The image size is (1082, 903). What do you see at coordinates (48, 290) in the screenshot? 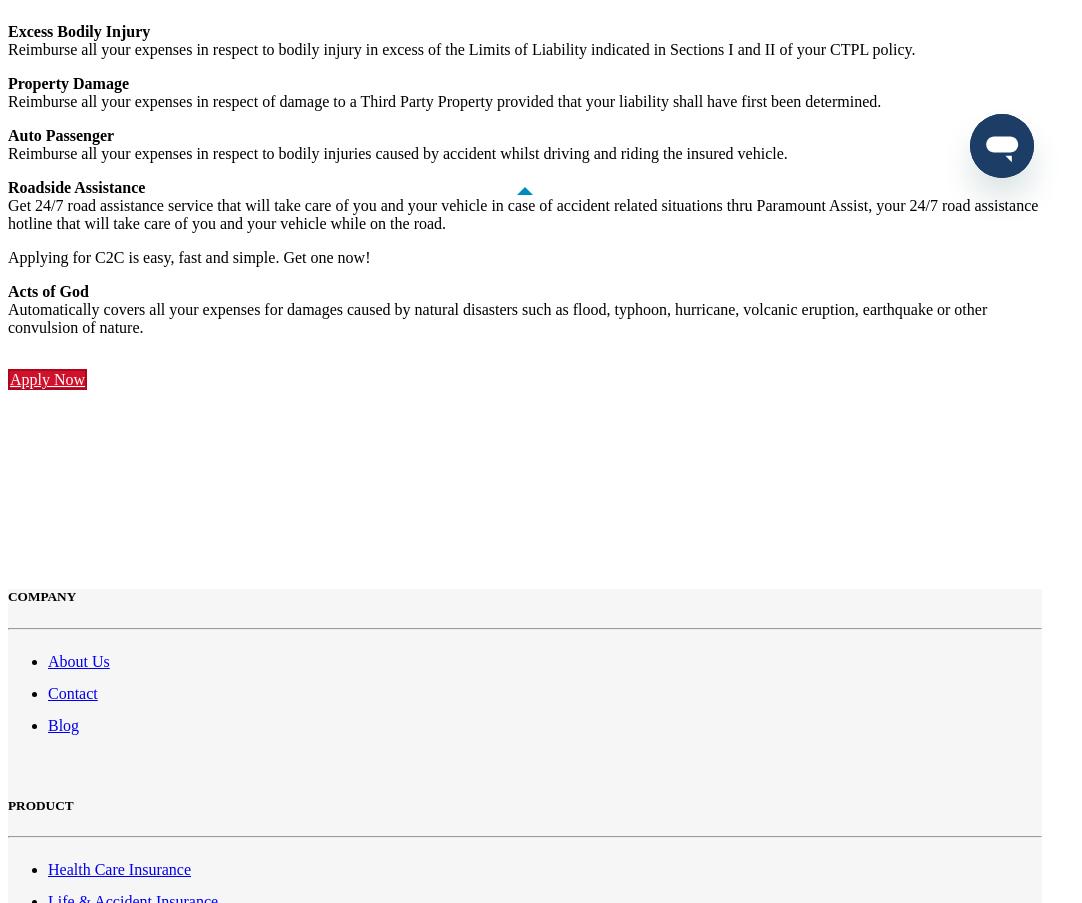
I see `'Acts of God'` at bounding box center [48, 290].